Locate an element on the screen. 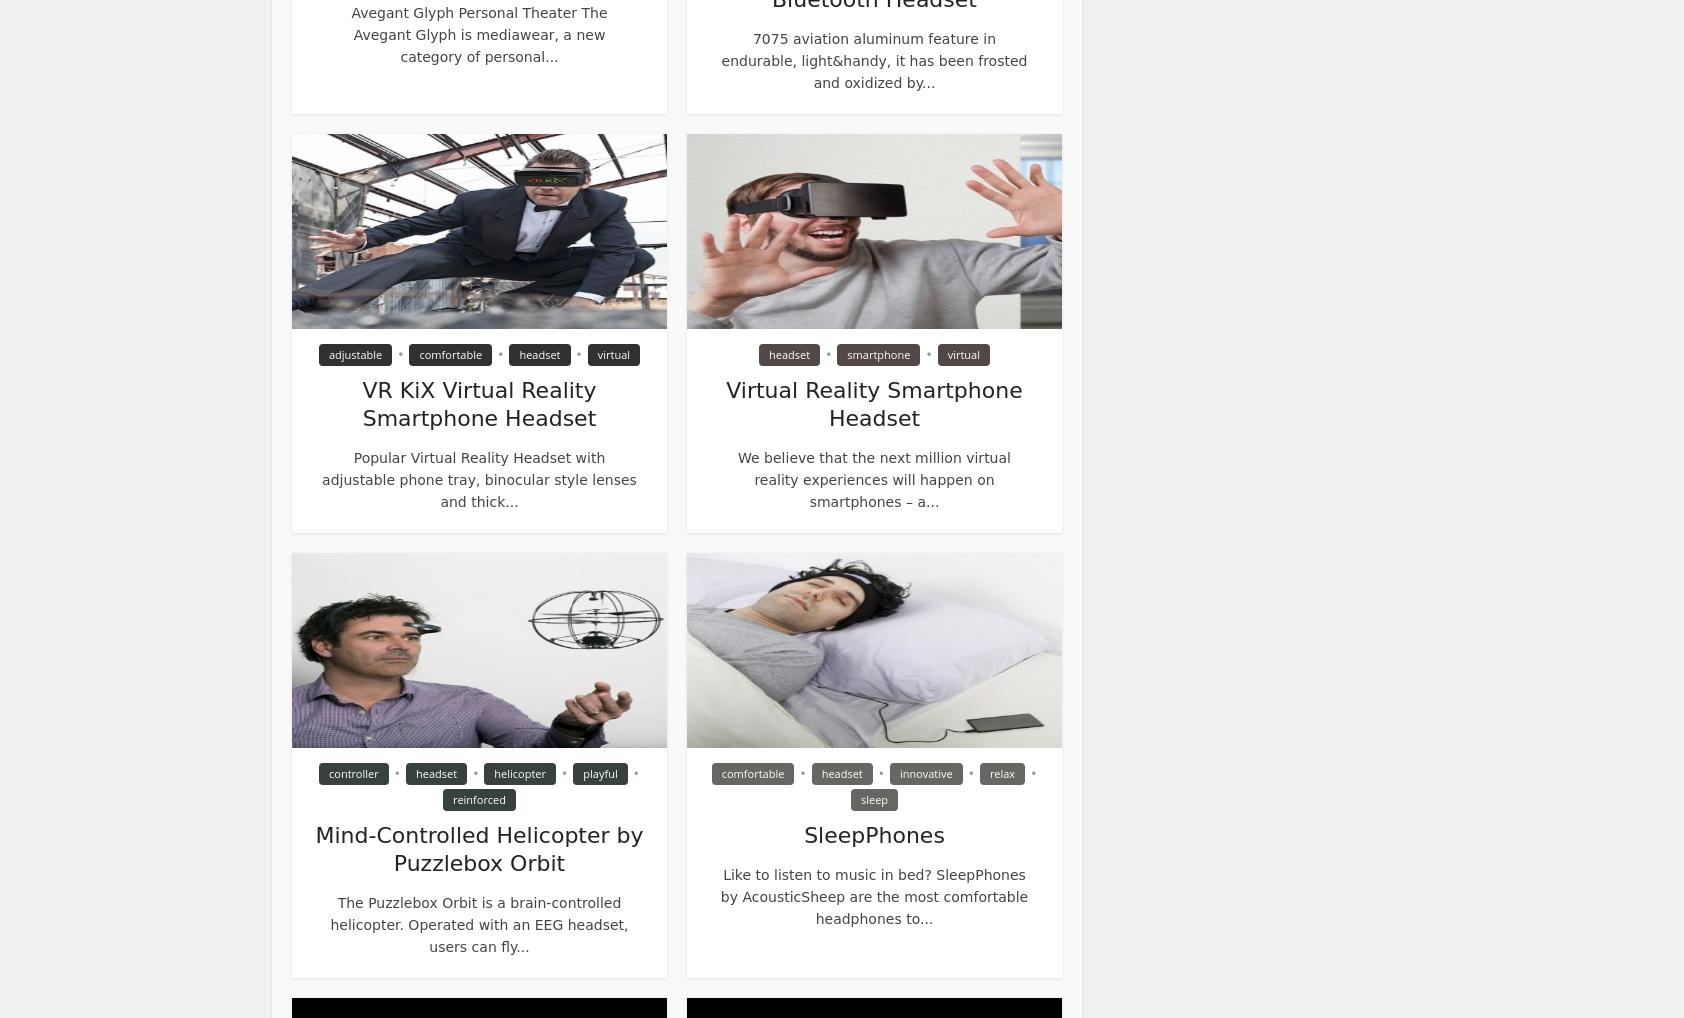  'reinforced' is located at coordinates (477, 799).